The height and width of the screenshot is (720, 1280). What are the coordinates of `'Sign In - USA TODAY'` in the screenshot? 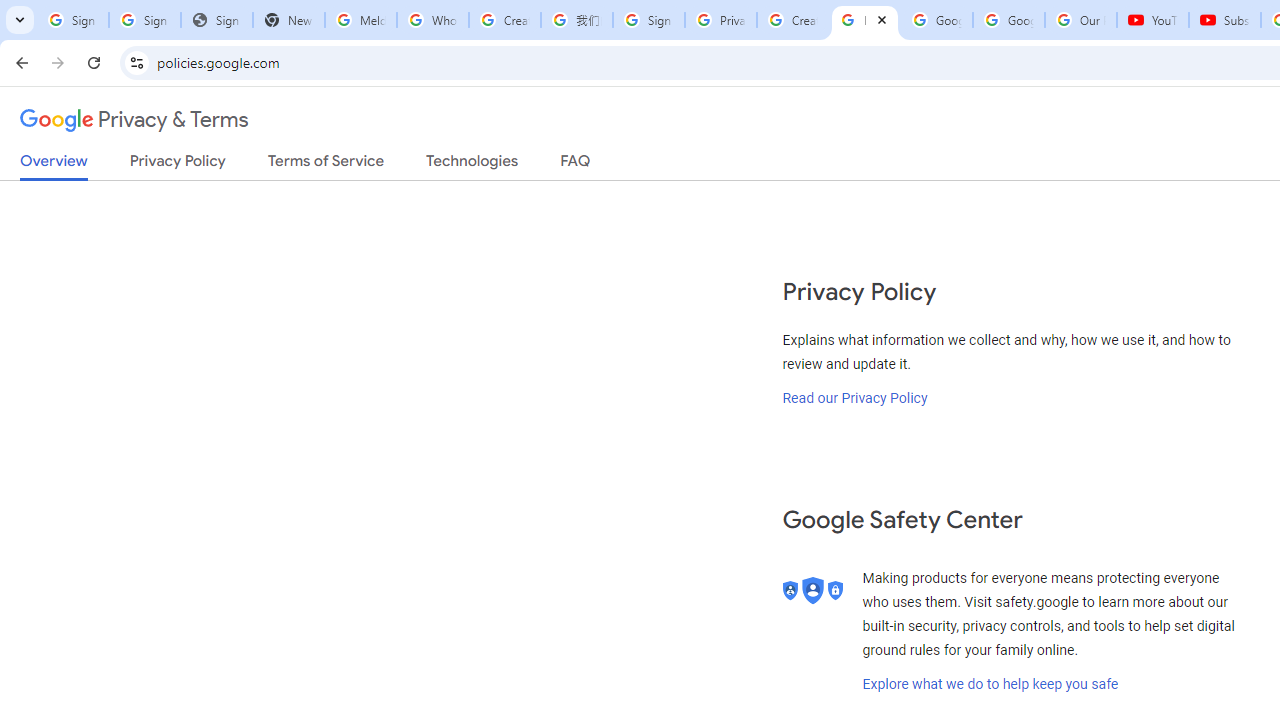 It's located at (216, 20).